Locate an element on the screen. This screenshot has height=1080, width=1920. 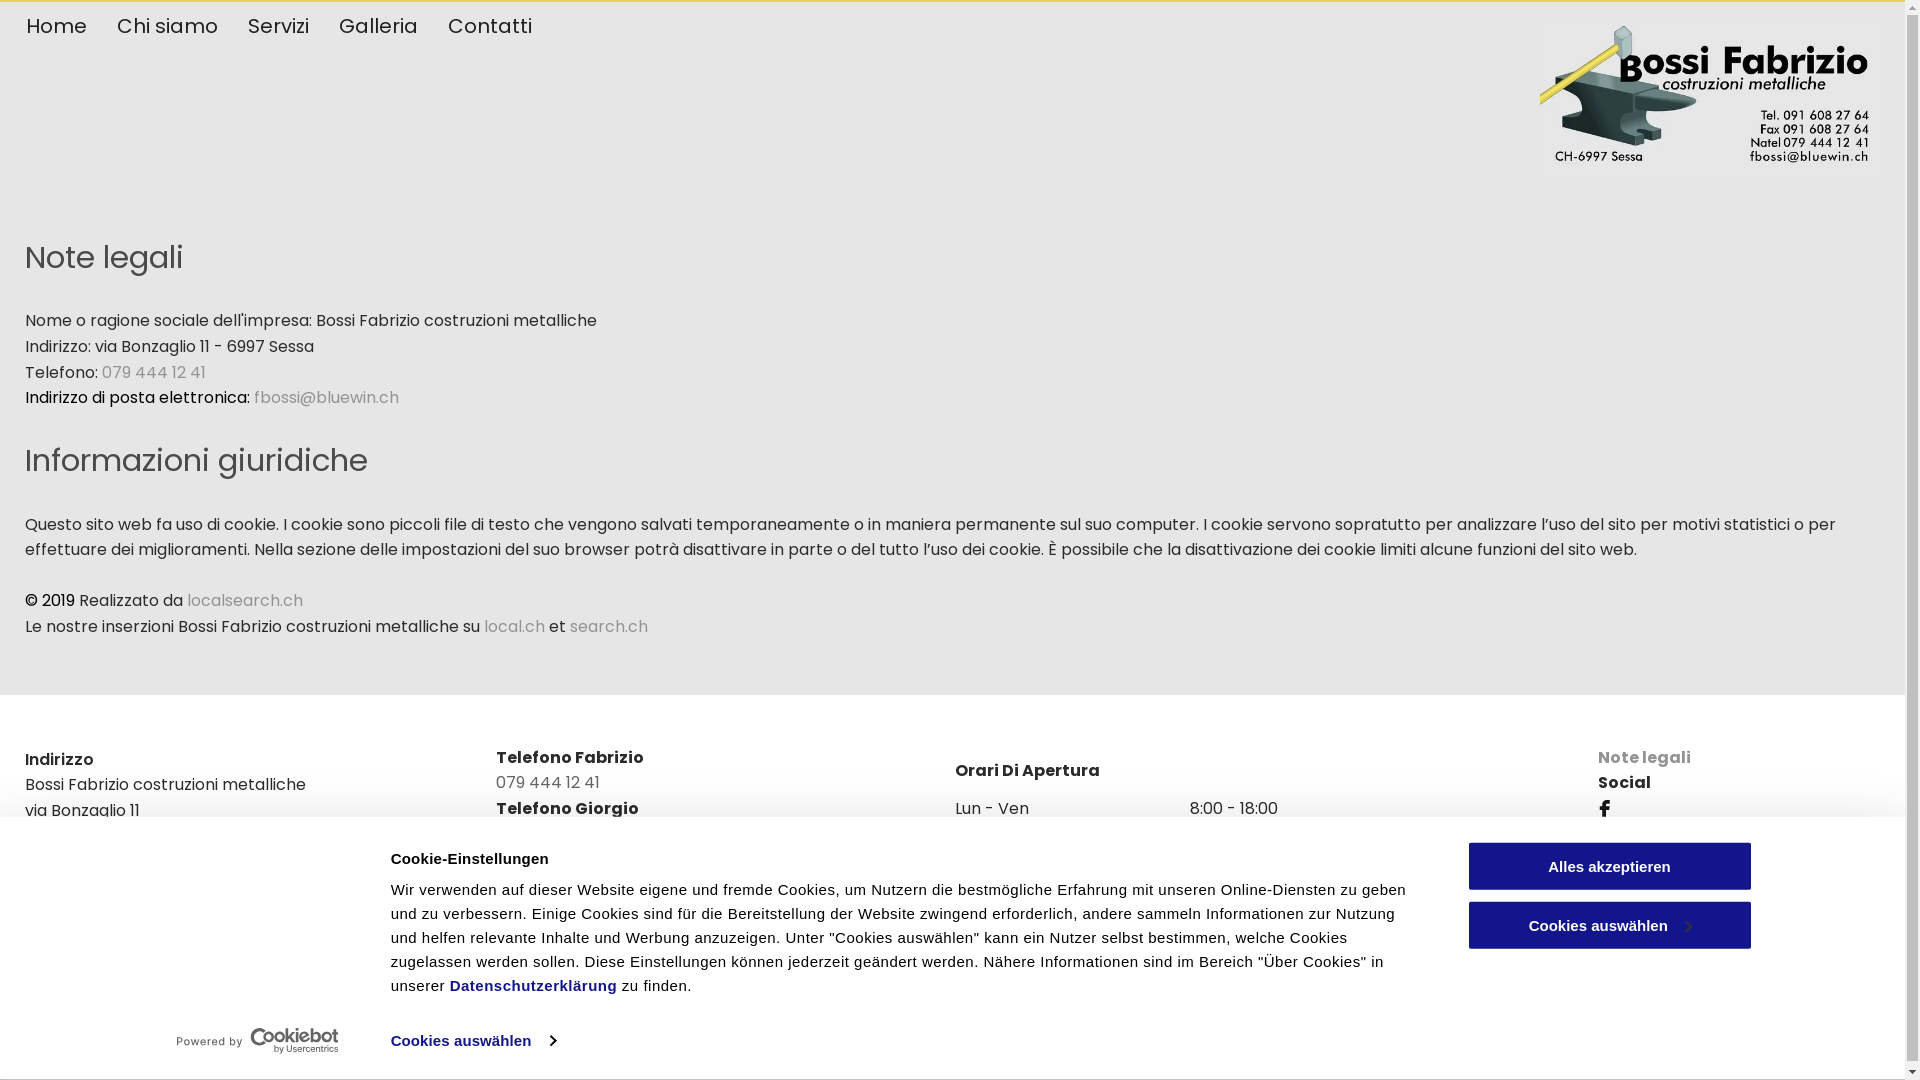
'local.ch' is located at coordinates (484, 625).